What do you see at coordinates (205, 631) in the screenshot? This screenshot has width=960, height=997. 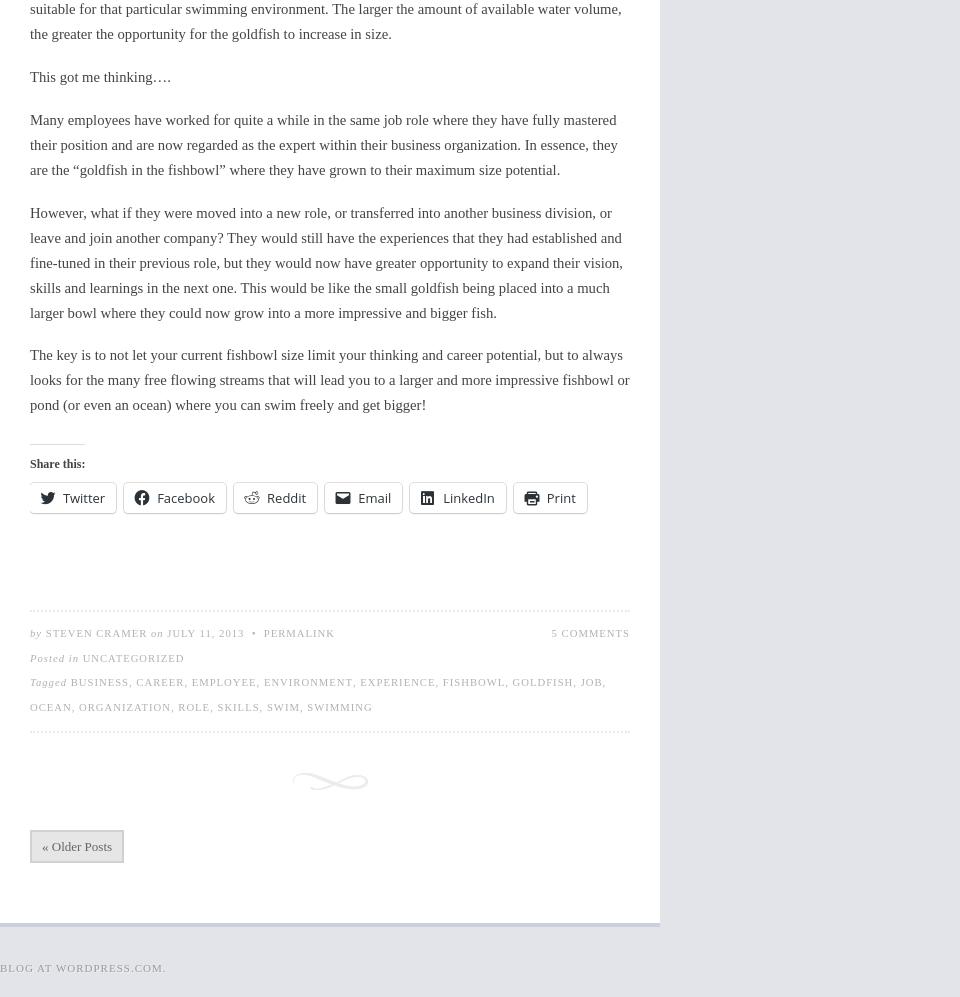 I see `'July 11, 2013'` at bounding box center [205, 631].